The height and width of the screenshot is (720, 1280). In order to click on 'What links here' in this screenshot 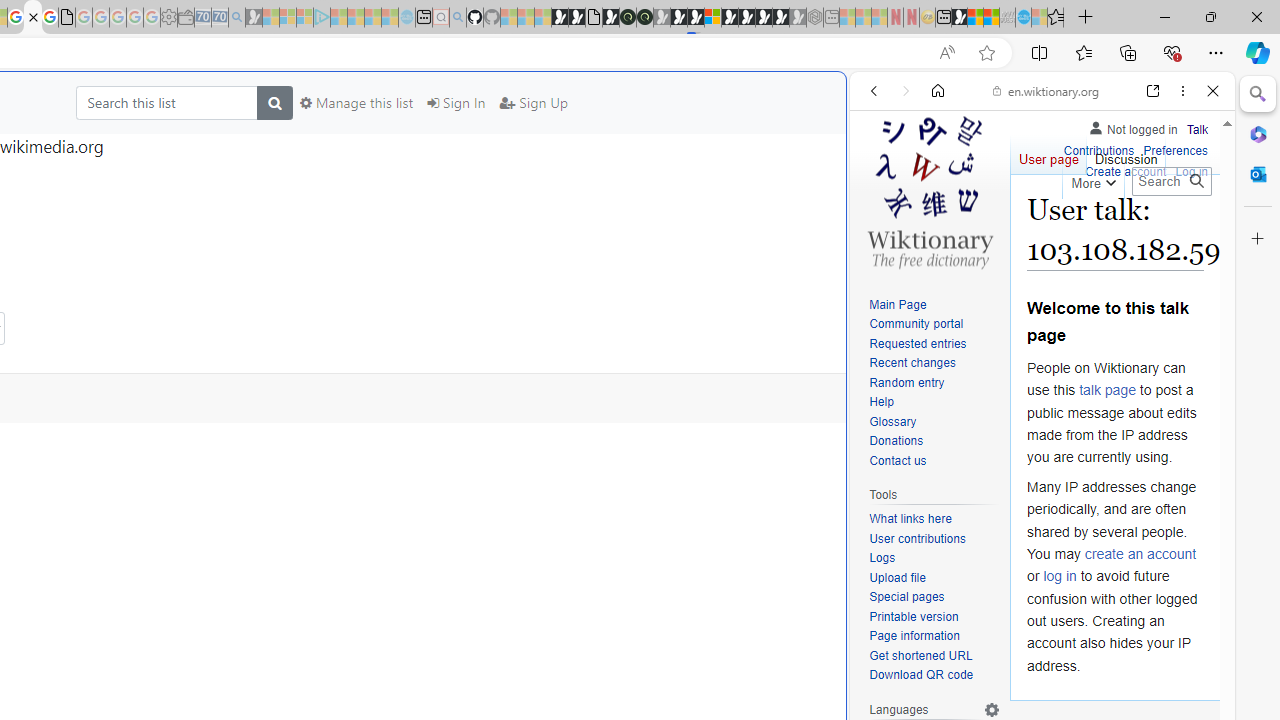, I will do `click(909, 518)`.